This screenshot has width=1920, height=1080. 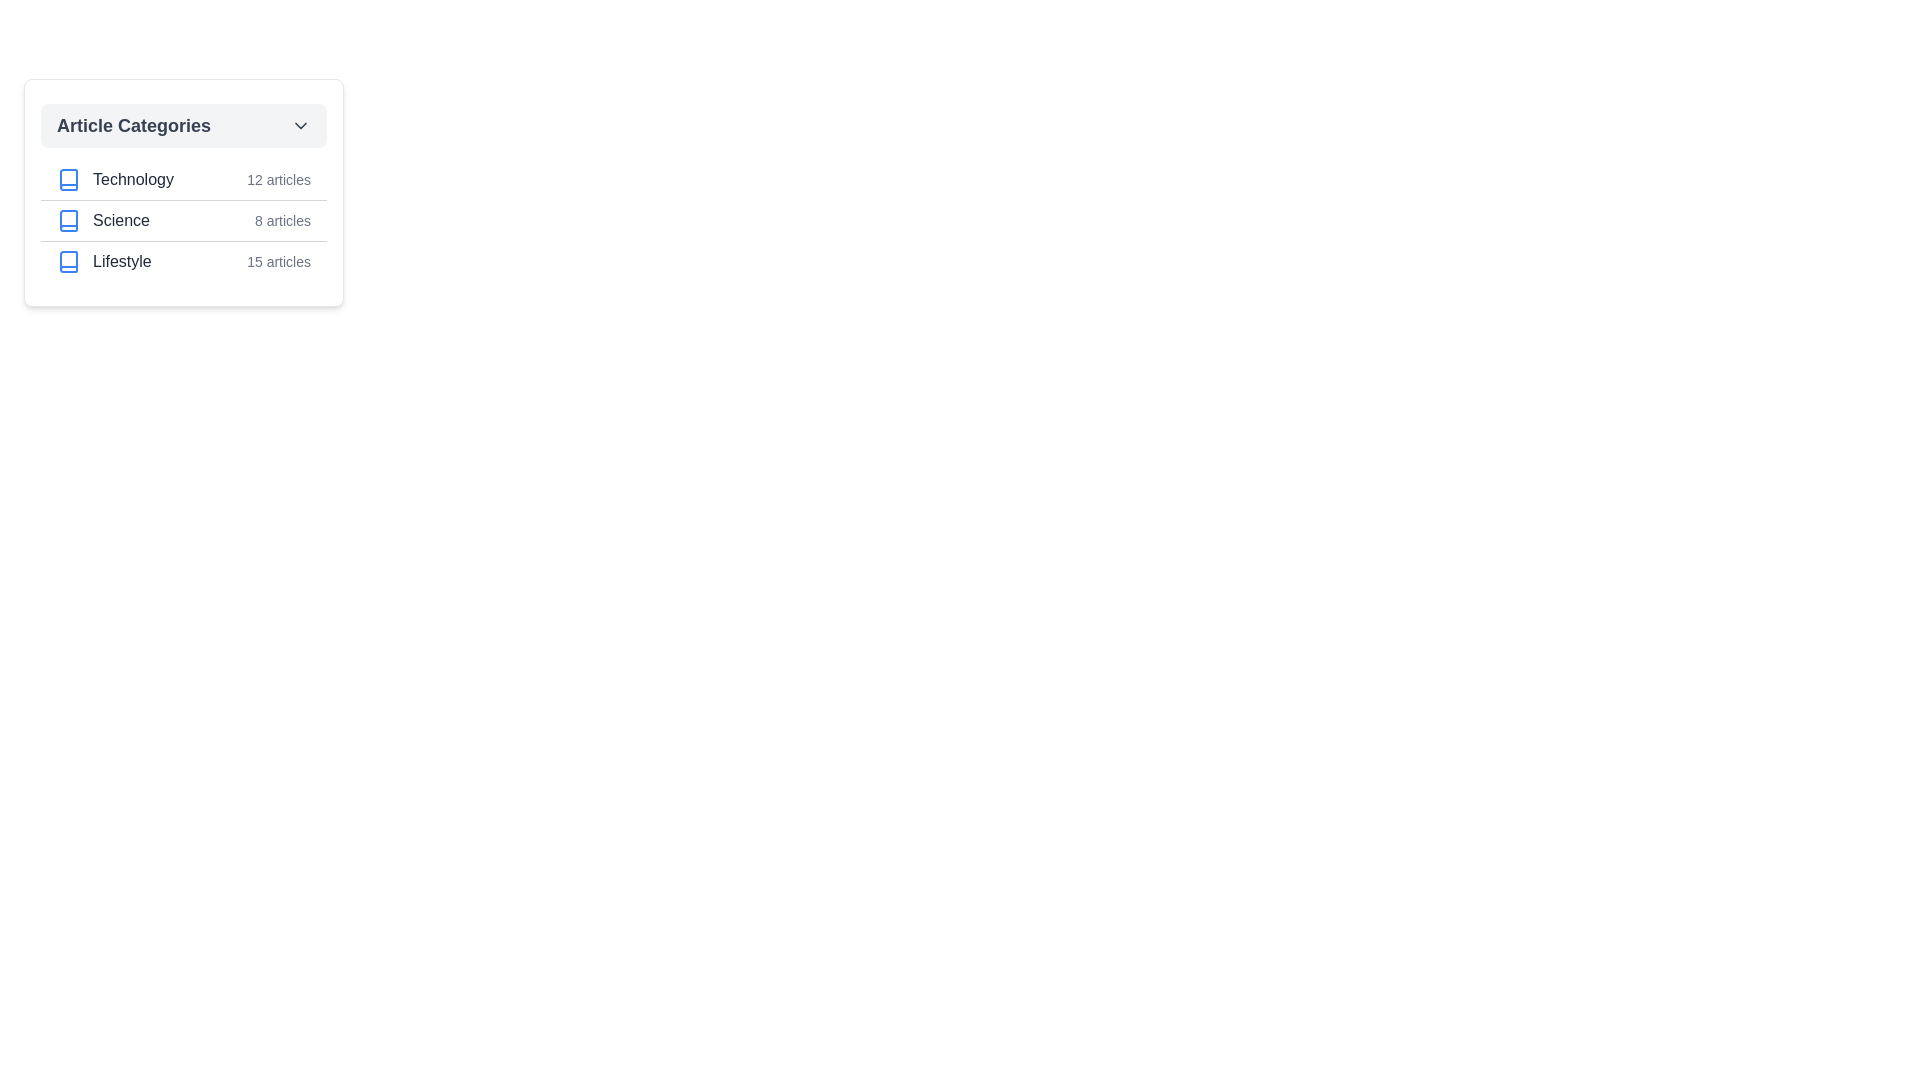 What do you see at coordinates (201, 220) in the screenshot?
I see `the 'Science 8 articles' list item, which is the second item in a vertical list of article categories` at bounding box center [201, 220].